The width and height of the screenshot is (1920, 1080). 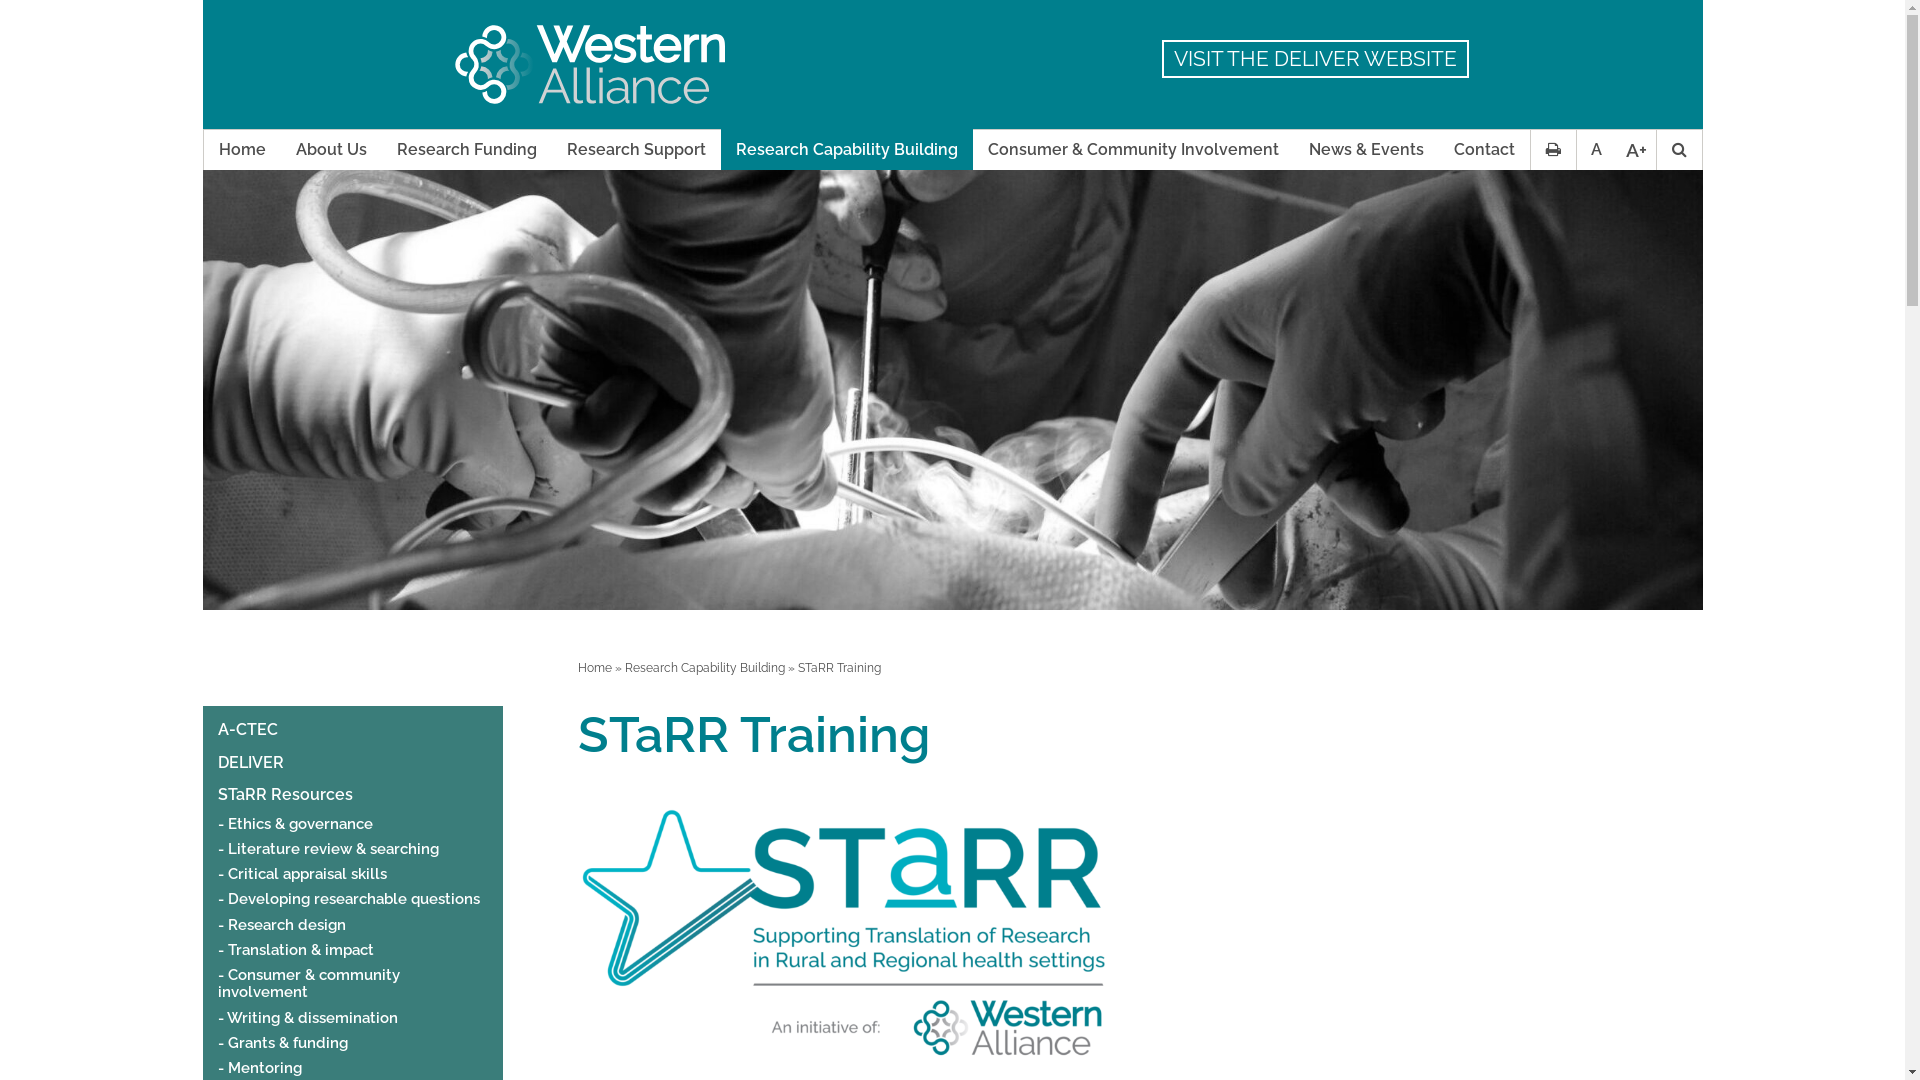 I want to click on 'Mentoring', so click(x=258, y=1067).